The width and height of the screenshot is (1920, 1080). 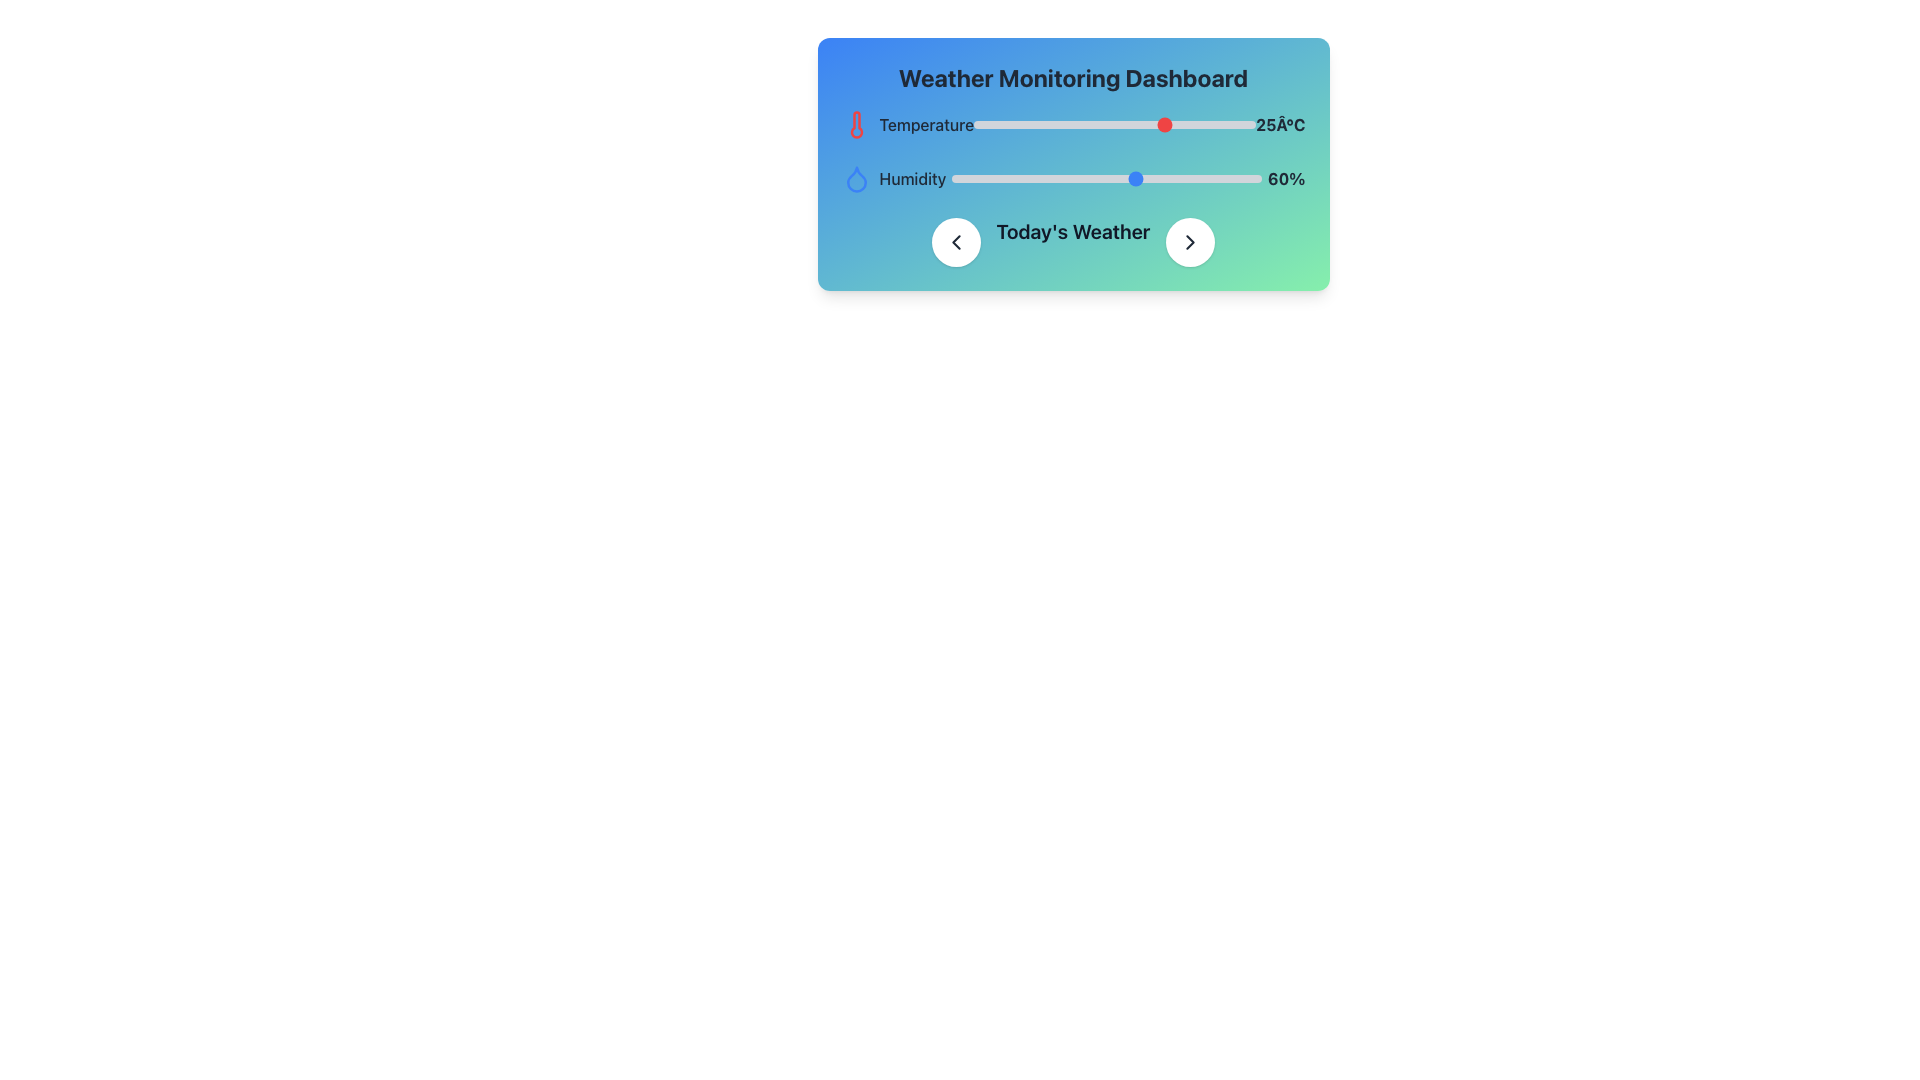 What do you see at coordinates (1039, 177) in the screenshot?
I see `the humidity slider` at bounding box center [1039, 177].